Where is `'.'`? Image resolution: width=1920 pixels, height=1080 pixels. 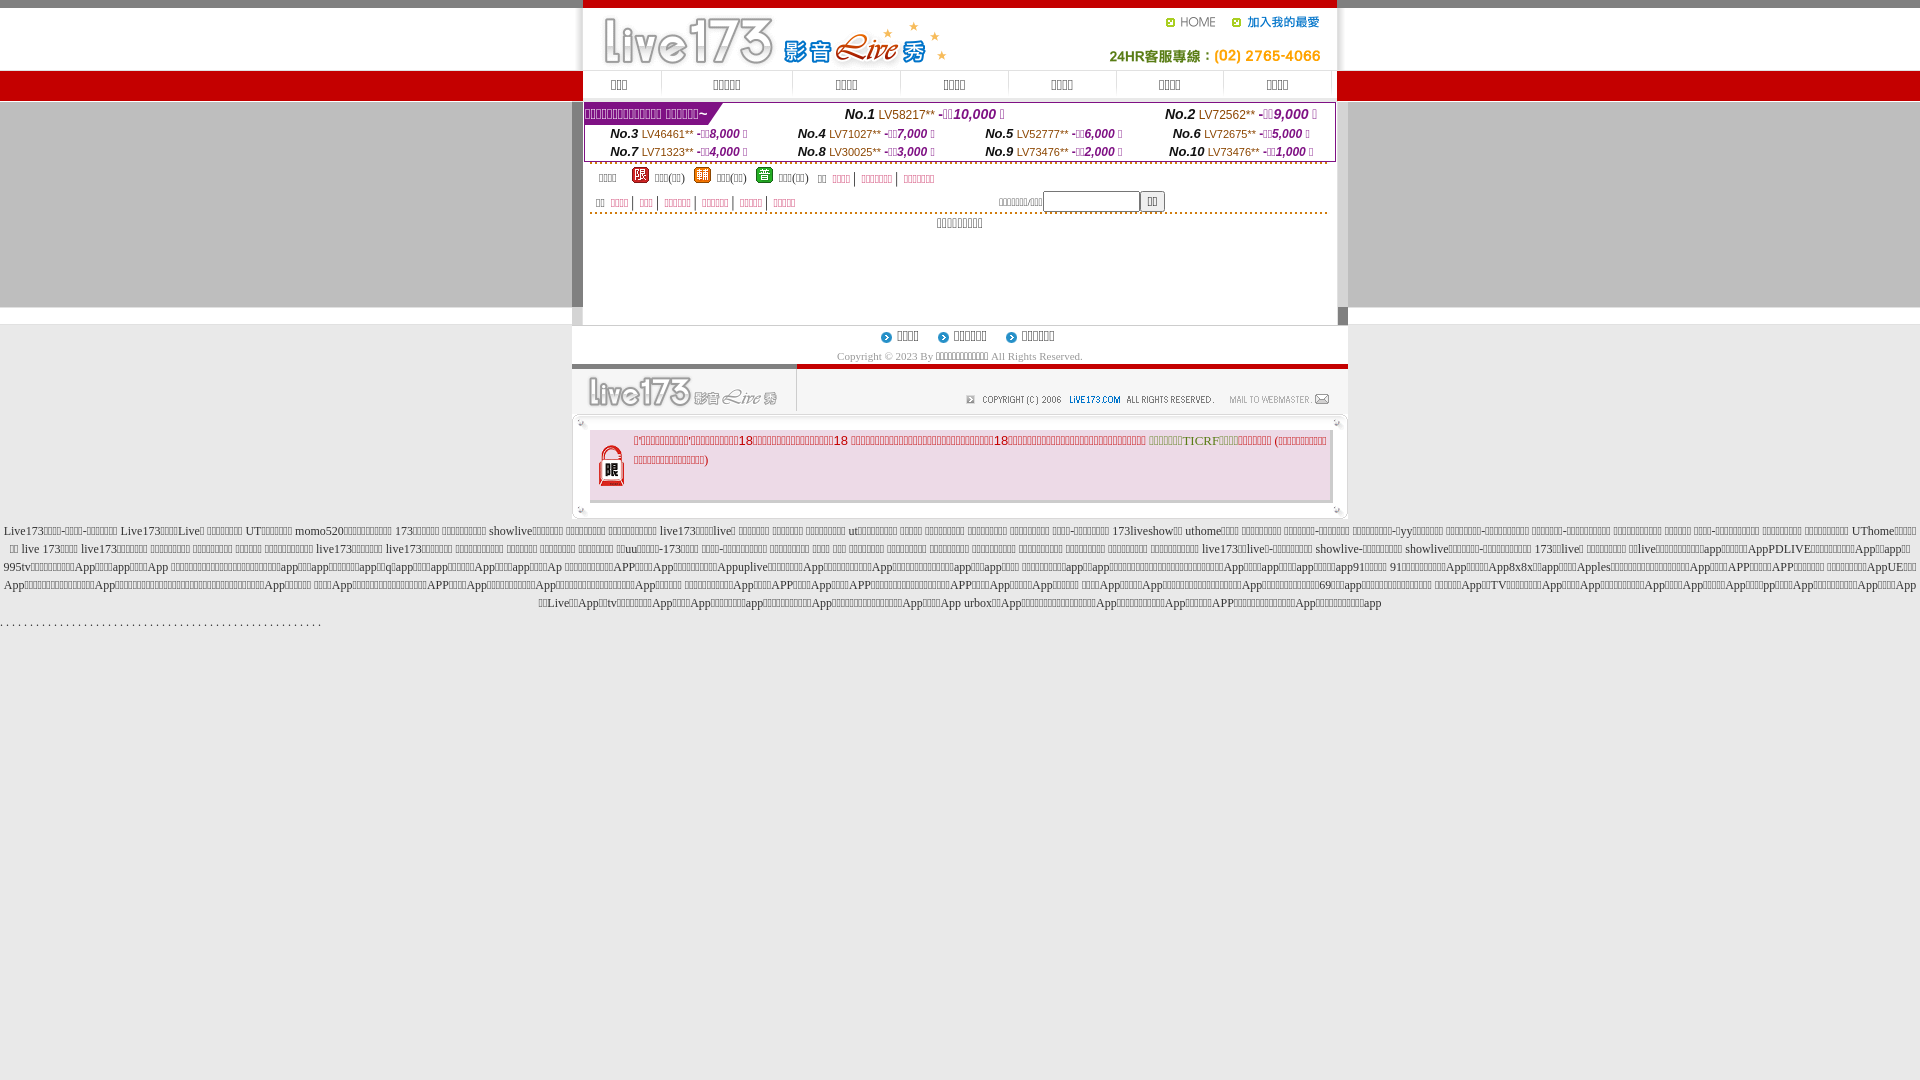 '.' is located at coordinates (258, 620).